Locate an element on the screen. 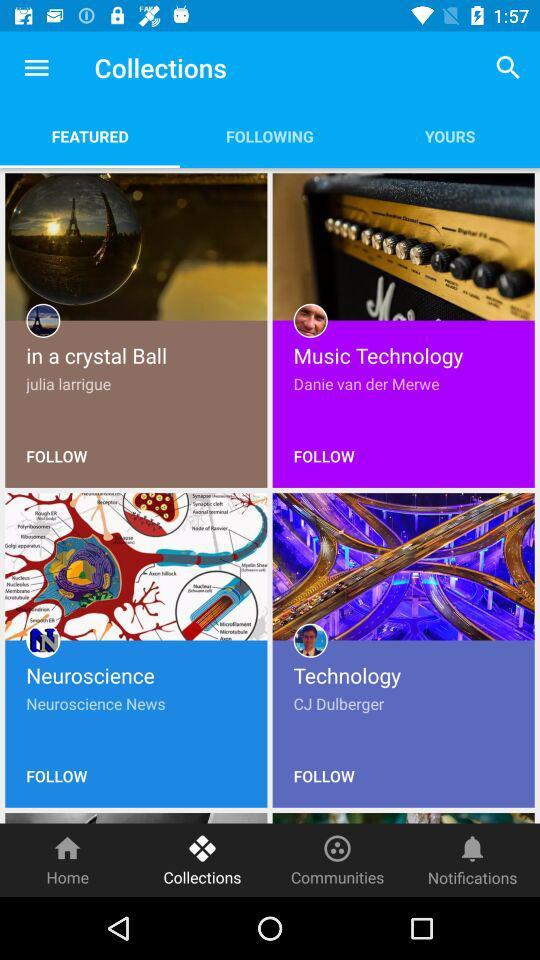 The width and height of the screenshot is (540, 960). the item below the follow is located at coordinates (67, 859).